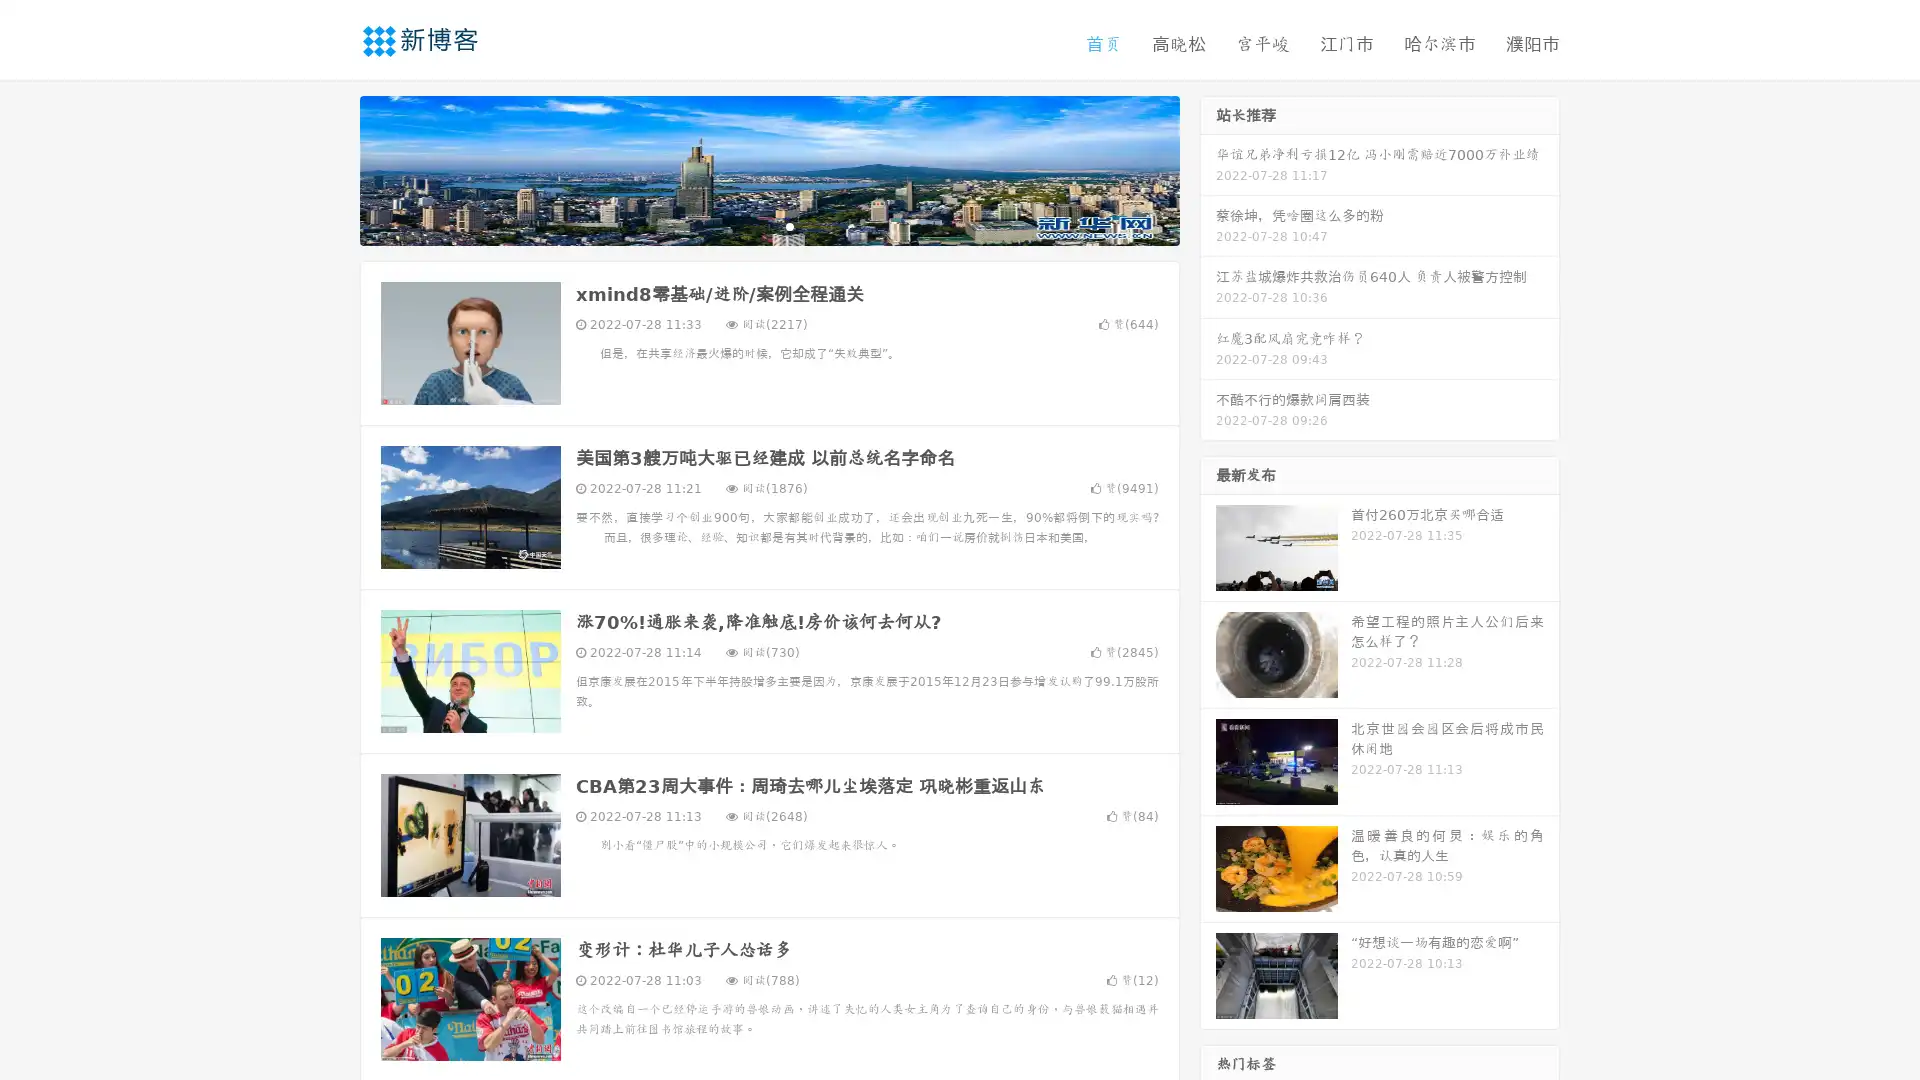 This screenshot has height=1080, width=1920. I want to click on Next slide, so click(1208, 168).